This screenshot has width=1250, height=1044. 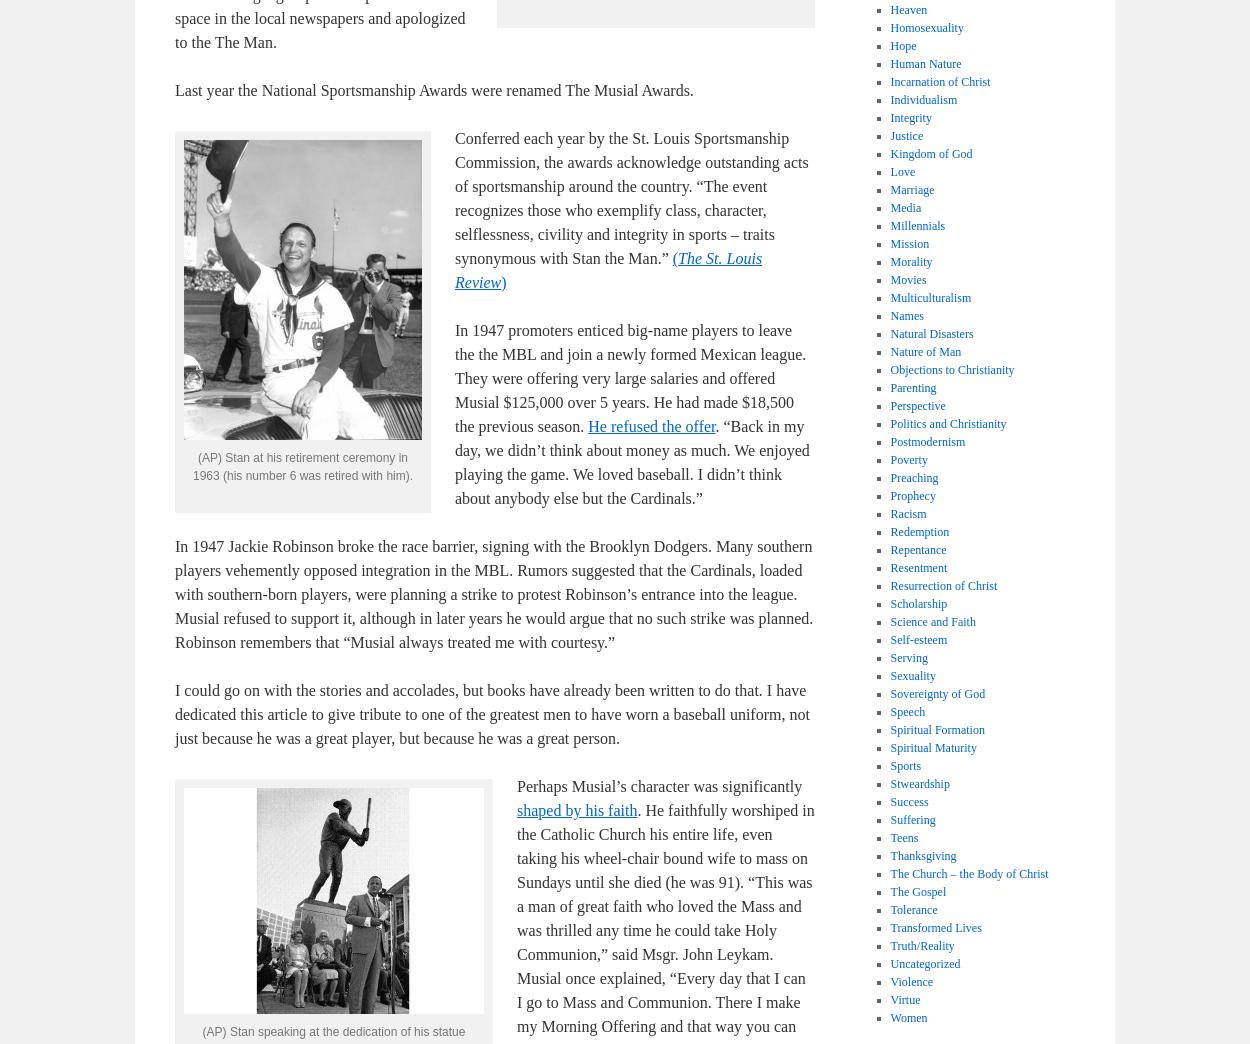 I want to click on 'Natural Disasters', so click(x=890, y=333).